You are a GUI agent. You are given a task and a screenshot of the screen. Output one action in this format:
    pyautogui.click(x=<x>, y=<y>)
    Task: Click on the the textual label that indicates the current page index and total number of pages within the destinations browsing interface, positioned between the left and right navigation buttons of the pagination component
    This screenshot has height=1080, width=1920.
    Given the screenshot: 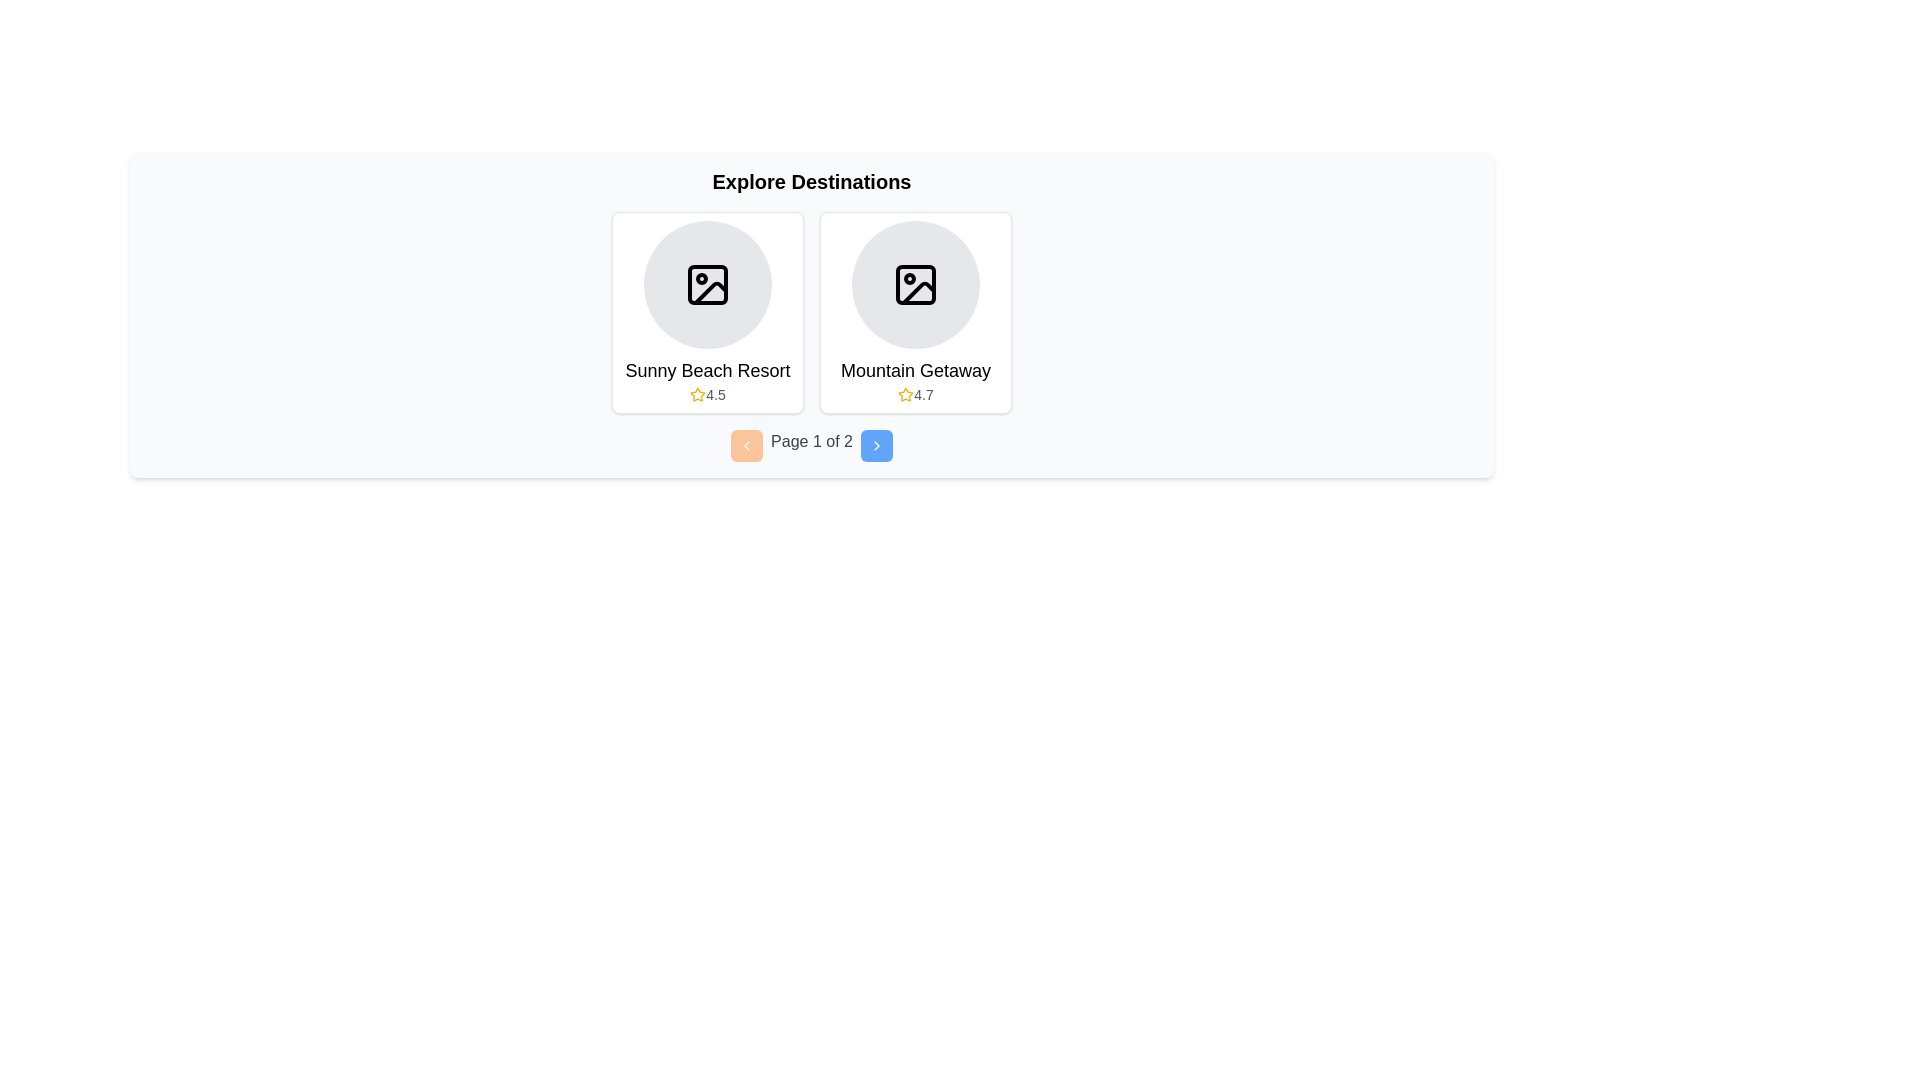 What is the action you would take?
    pyautogui.click(x=811, y=445)
    